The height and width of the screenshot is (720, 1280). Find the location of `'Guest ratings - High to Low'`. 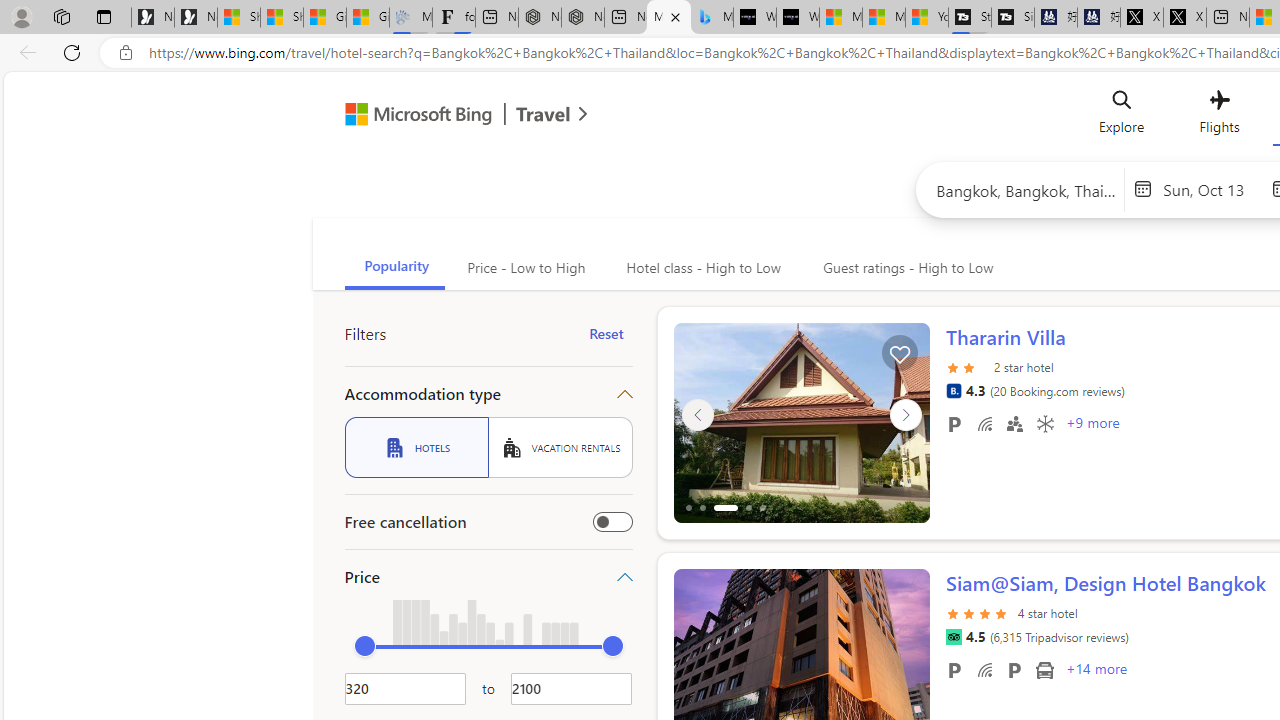

'Guest ratings - High to Low' is located at coordinates (904, 267).